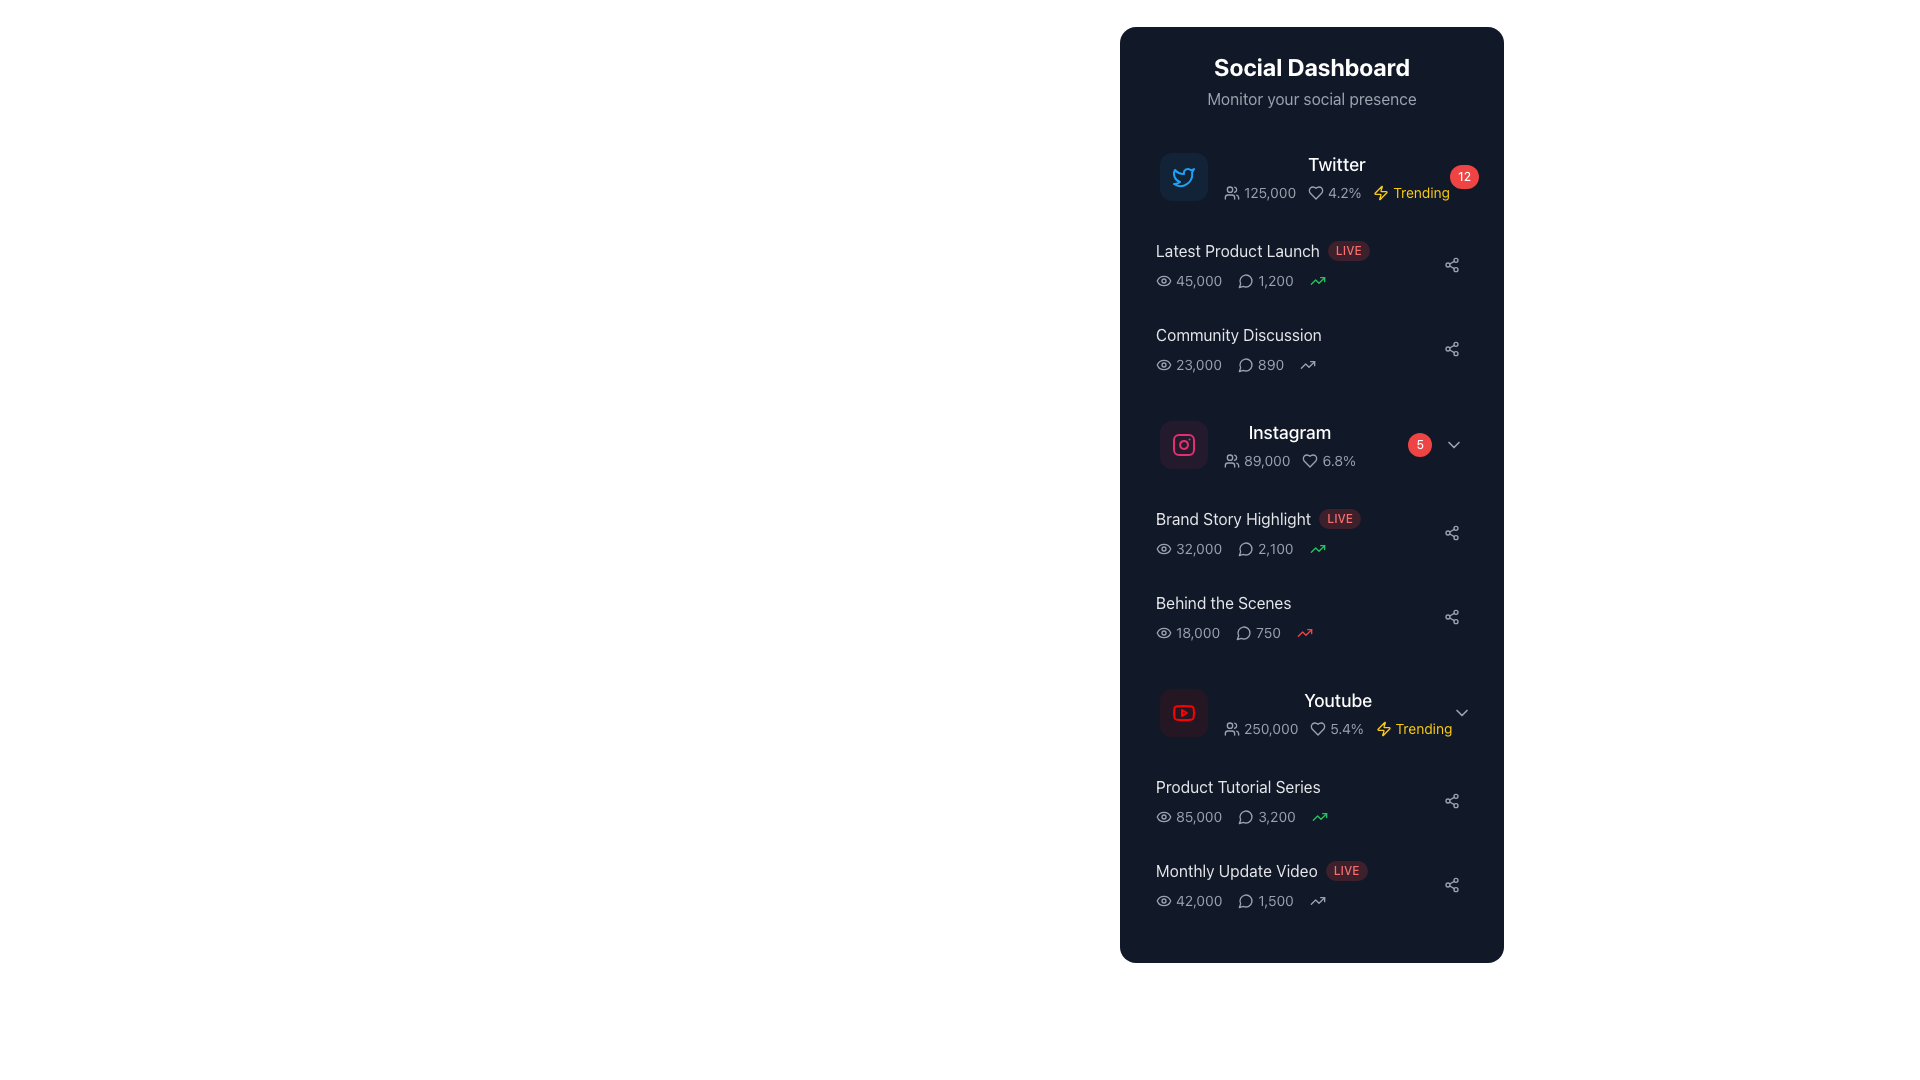 Image resolution: width=1920 pixels, height=1080 pixels. What do you see at coordinates (1337, 164) in the screenshot?
I see `the static text label displaying 'Twitter' in white color, which is prominently positioned at the top of the social media dashboard` at bounding box center [1337, 164].